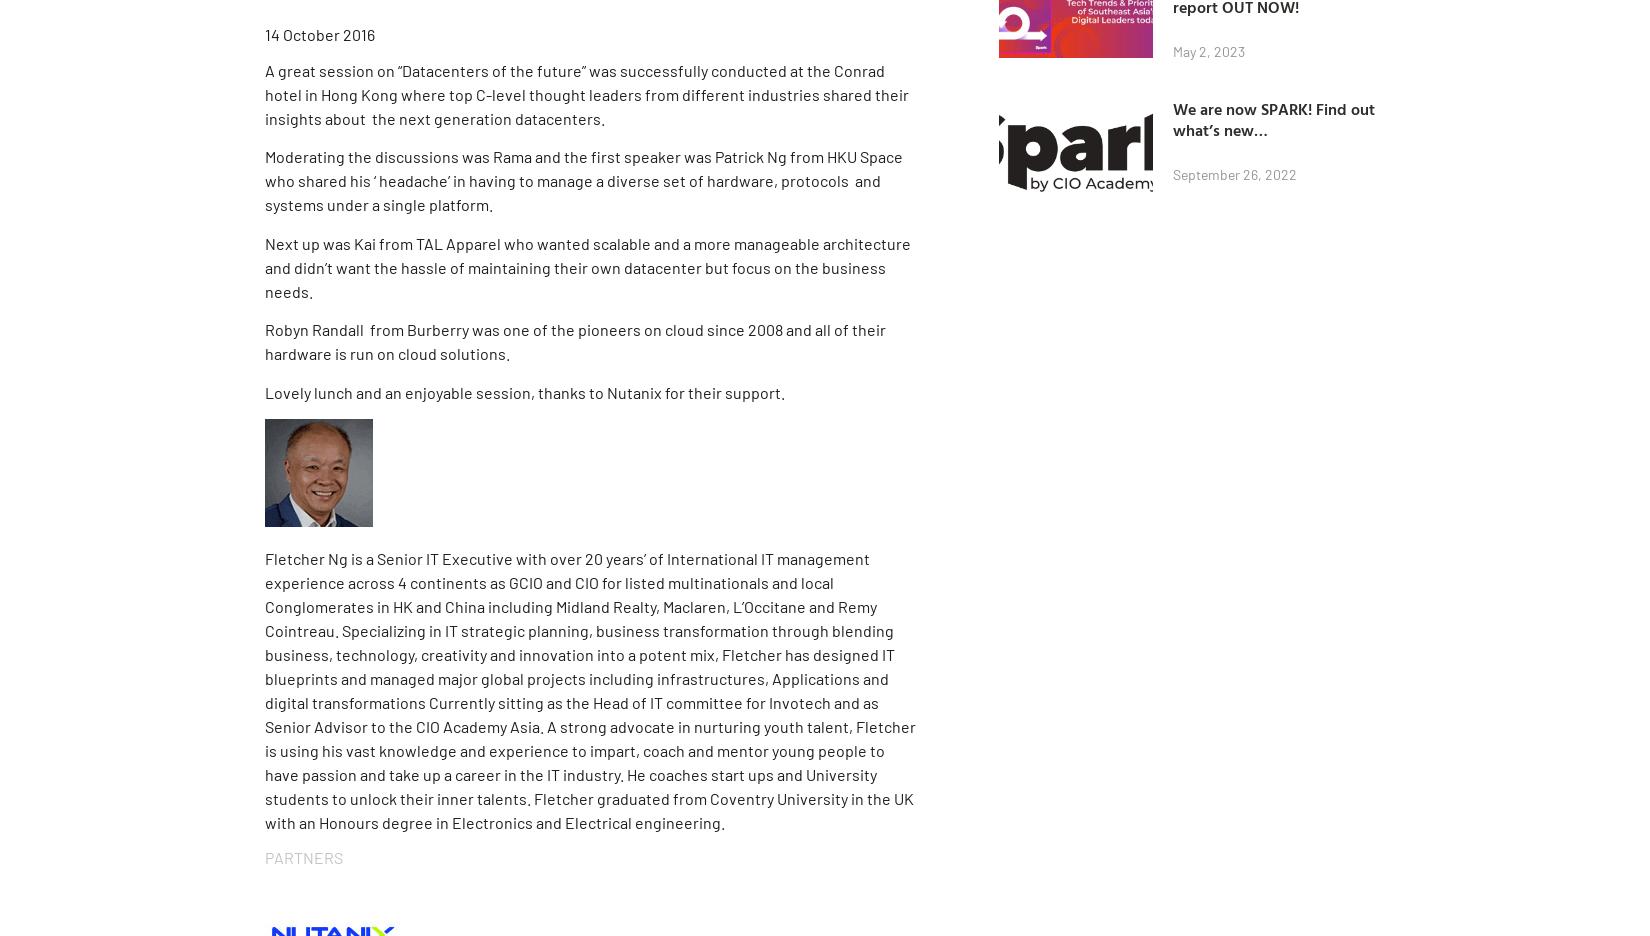 Image resolution: width=1650 pixels, height=936 pixels. Describe the element at coordinates (587, 265) in the screenshot. I see `'Next up was Kai from TAL Apparel who wanted scalable and a more manageable architecture and didn’t want the hassle of maintaining their own datacenter but focus on the business needs.'` at that location.